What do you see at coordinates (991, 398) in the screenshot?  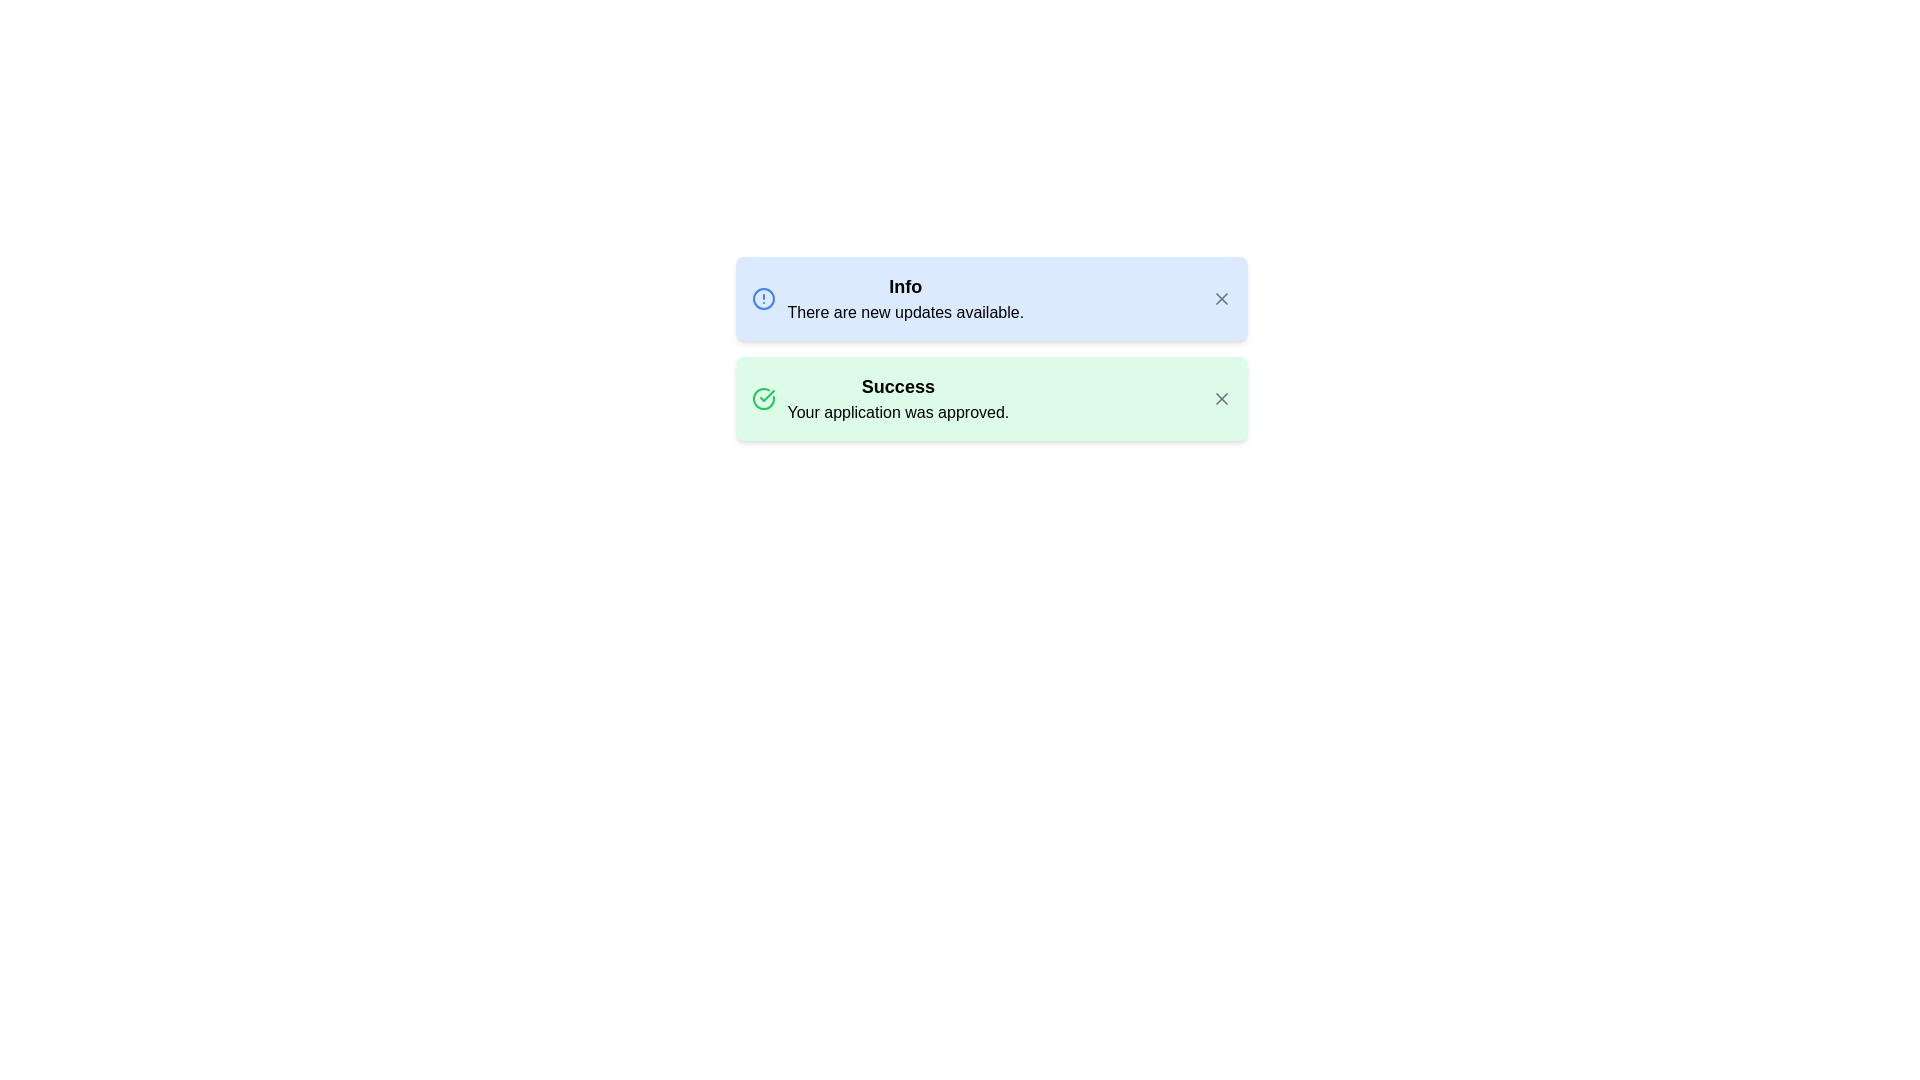 I see `the success notification box that informs the user their application was approved, positioned below the blue information element` at bounding box center [991, 398].